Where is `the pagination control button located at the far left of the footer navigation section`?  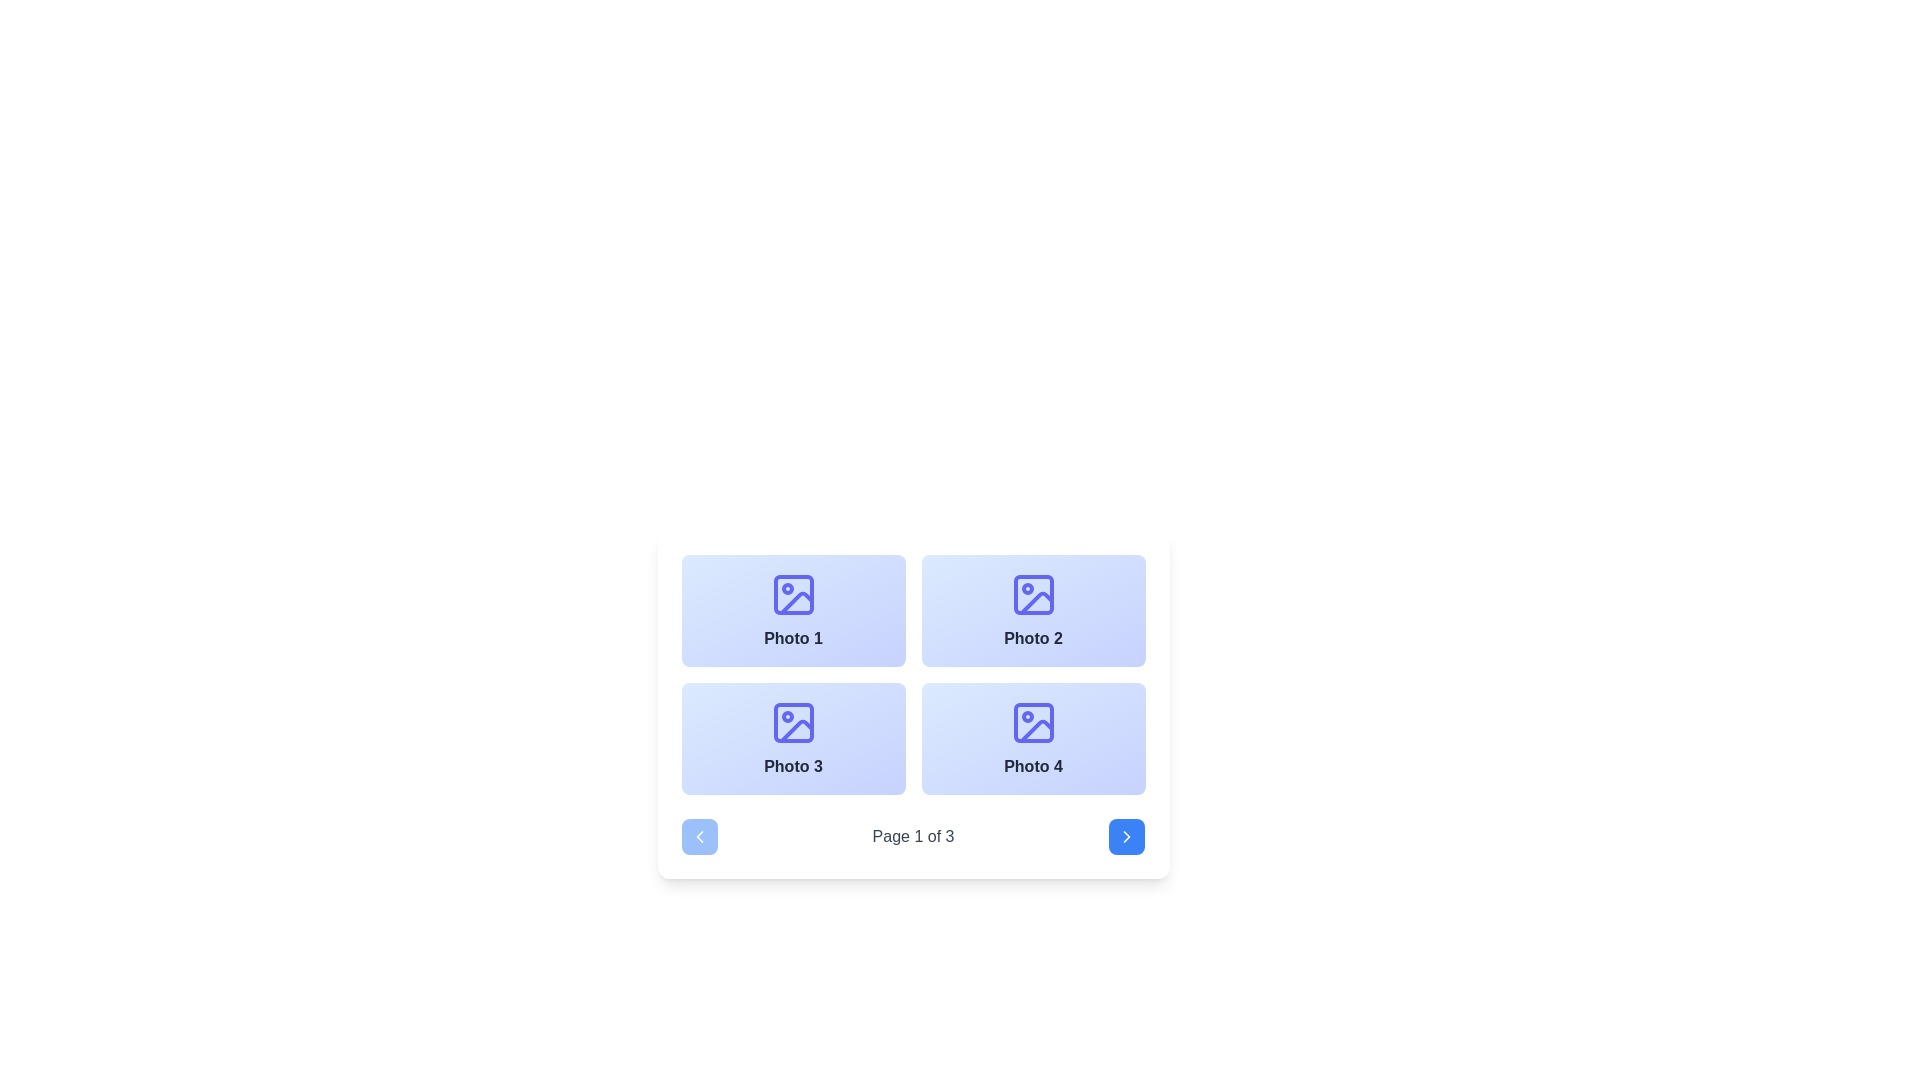 the pagination control button located at the far left of the footer navigation section is located at coordinates (699, 837).